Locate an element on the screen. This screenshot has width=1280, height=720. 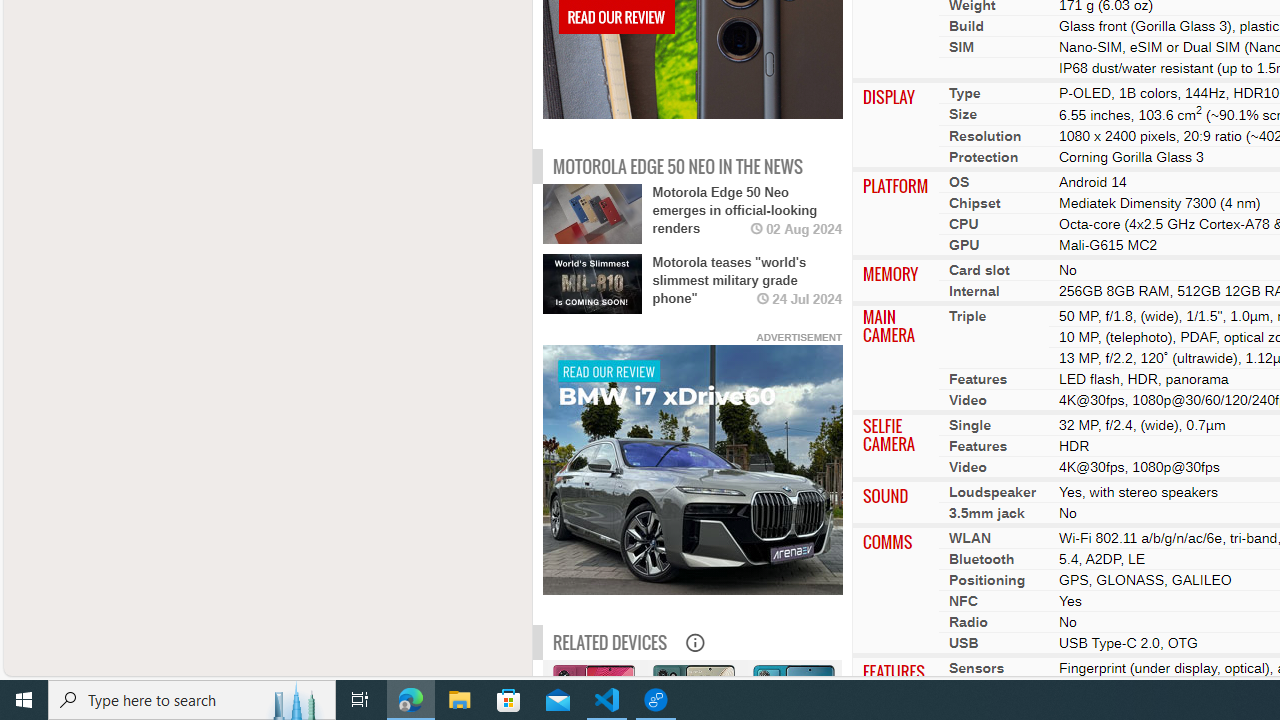
'NFC' is located at coordinates (963, 599).